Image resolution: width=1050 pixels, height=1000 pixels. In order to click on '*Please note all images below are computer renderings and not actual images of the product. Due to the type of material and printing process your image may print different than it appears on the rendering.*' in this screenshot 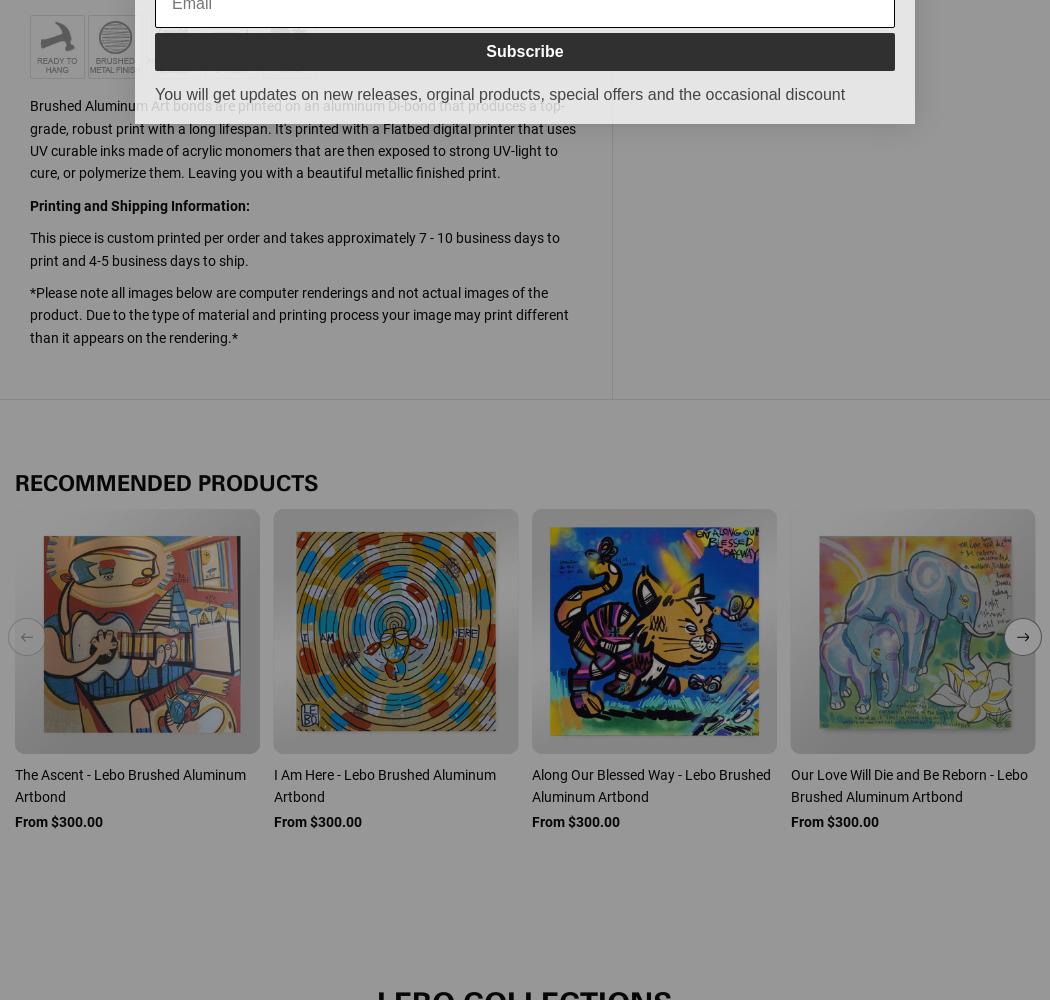, I will do `click(298, 313)`.